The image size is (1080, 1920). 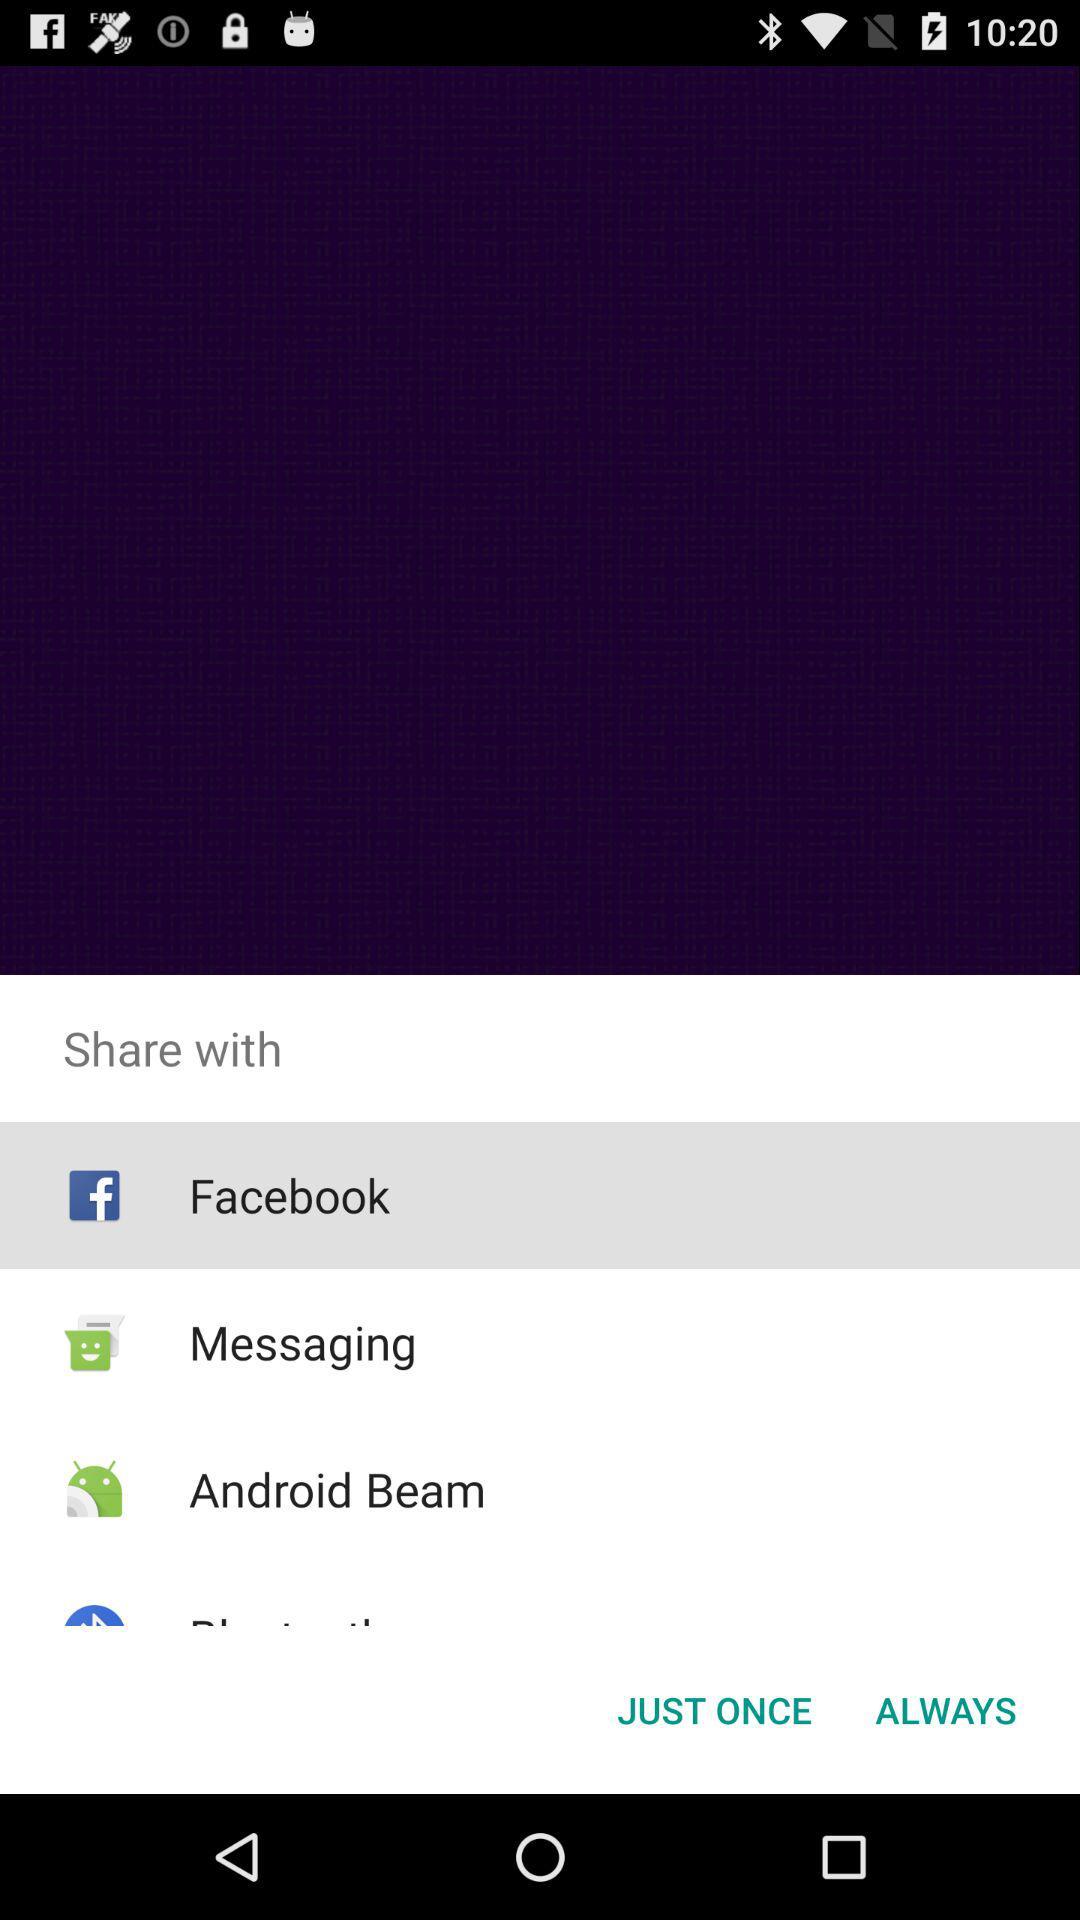 I want to click on the app below android beam icon, so click(x=288, y=1636).